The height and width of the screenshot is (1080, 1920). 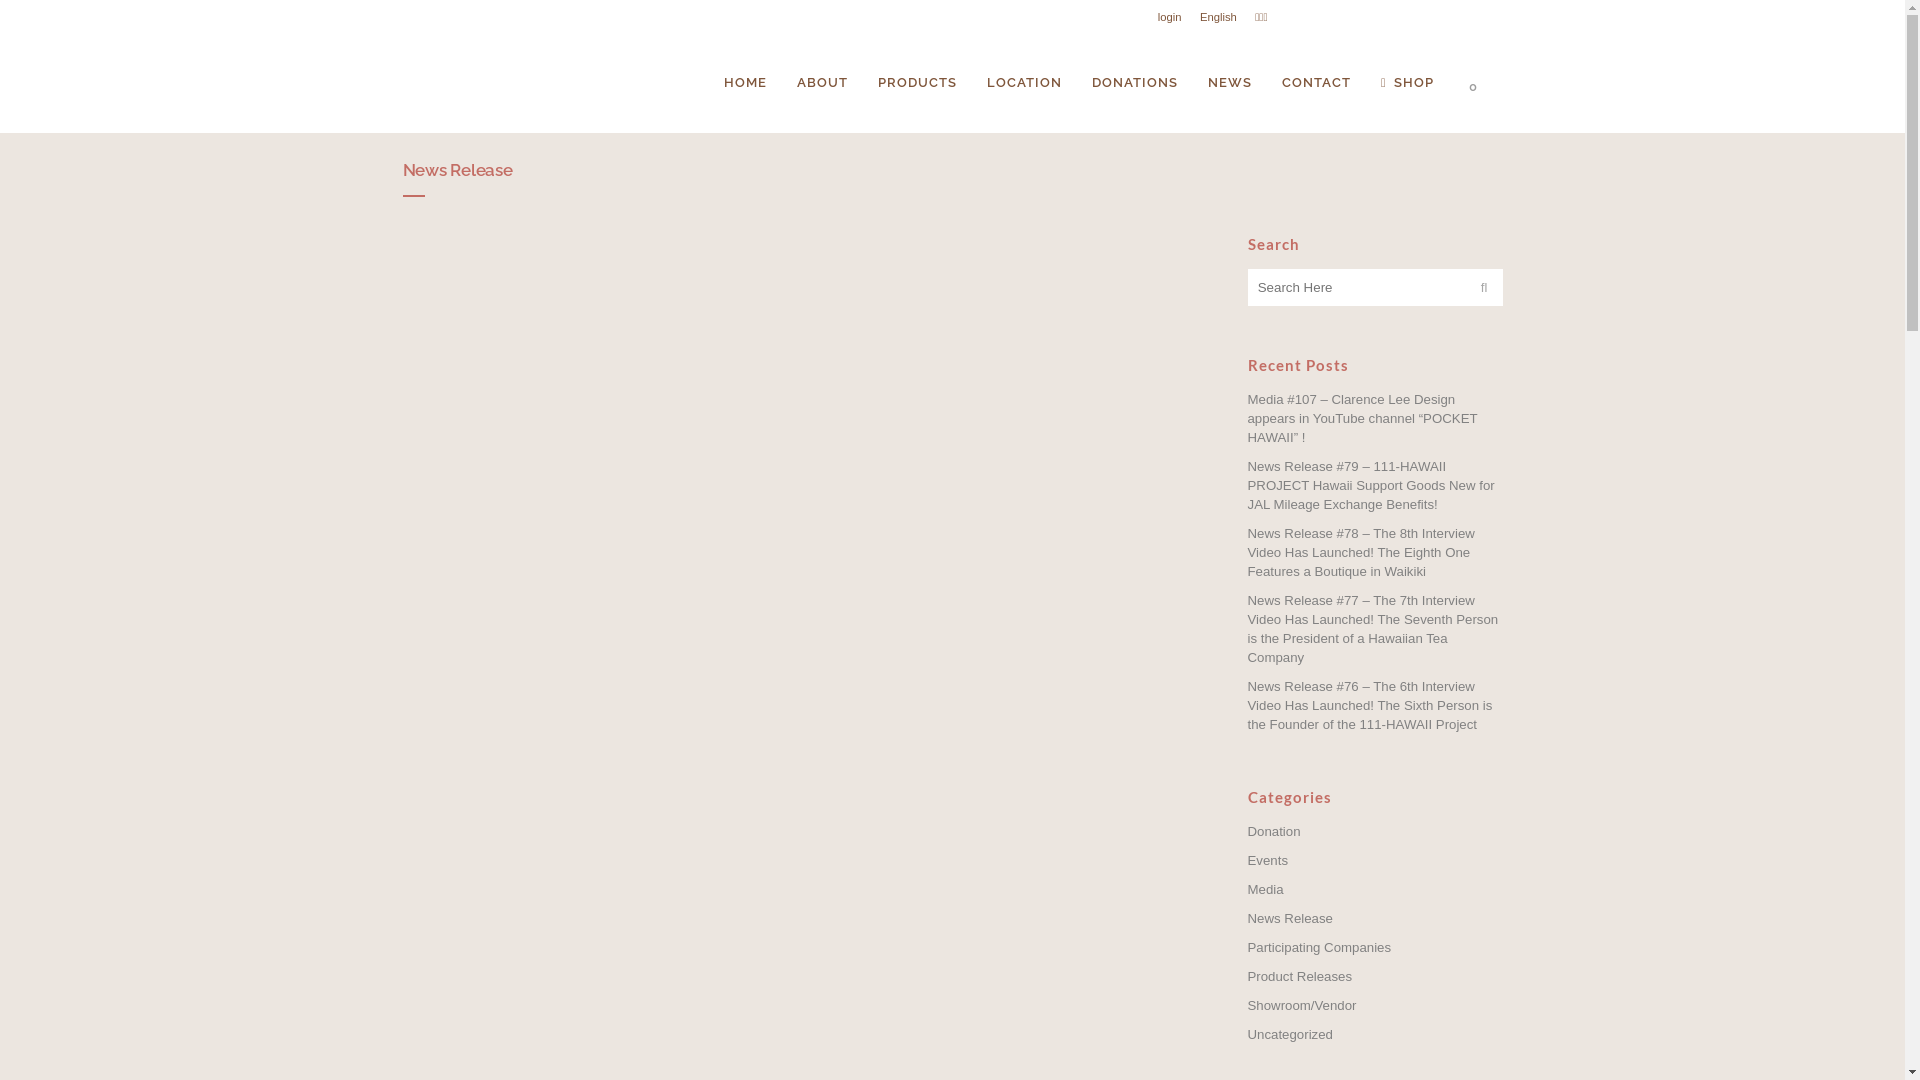 I want to click on 'login', so click(x=1162, y=17).